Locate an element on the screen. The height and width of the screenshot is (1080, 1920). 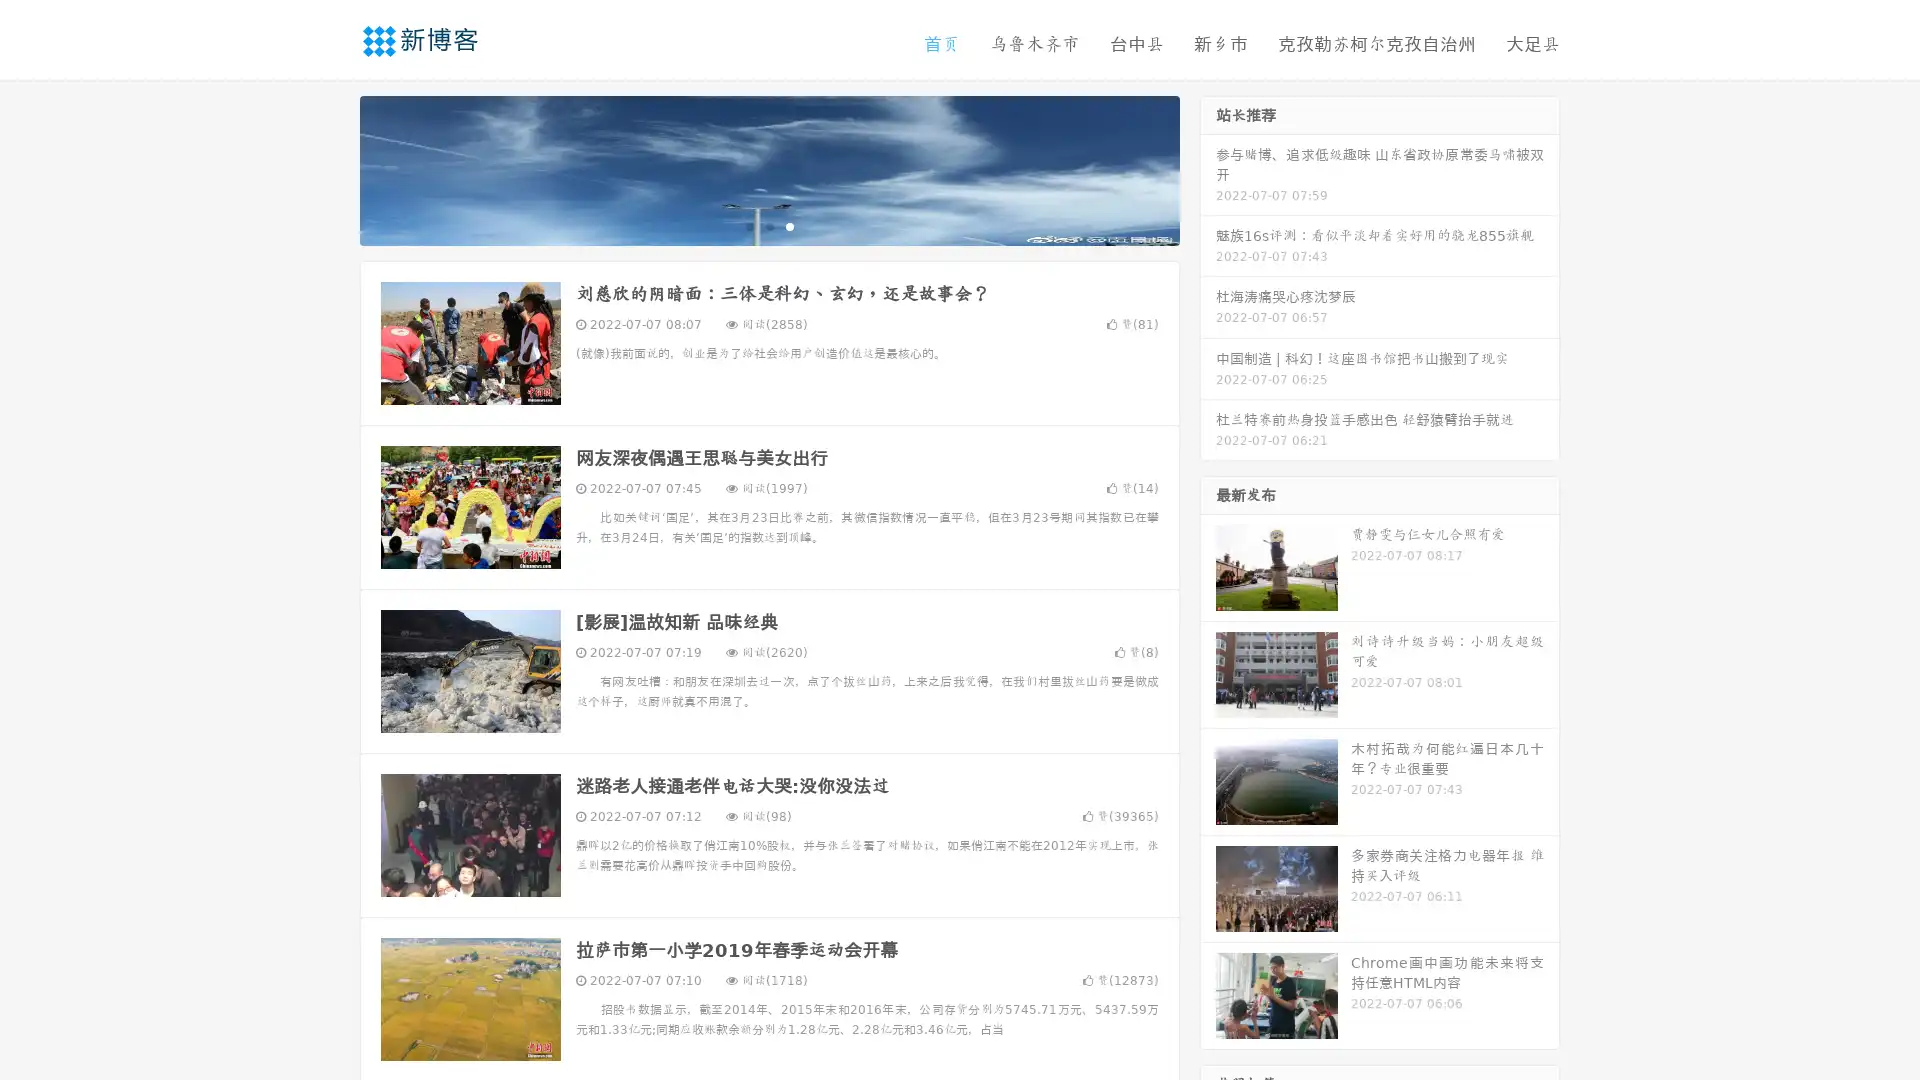
Go to slide 2 is located at coordinates (768, 225).